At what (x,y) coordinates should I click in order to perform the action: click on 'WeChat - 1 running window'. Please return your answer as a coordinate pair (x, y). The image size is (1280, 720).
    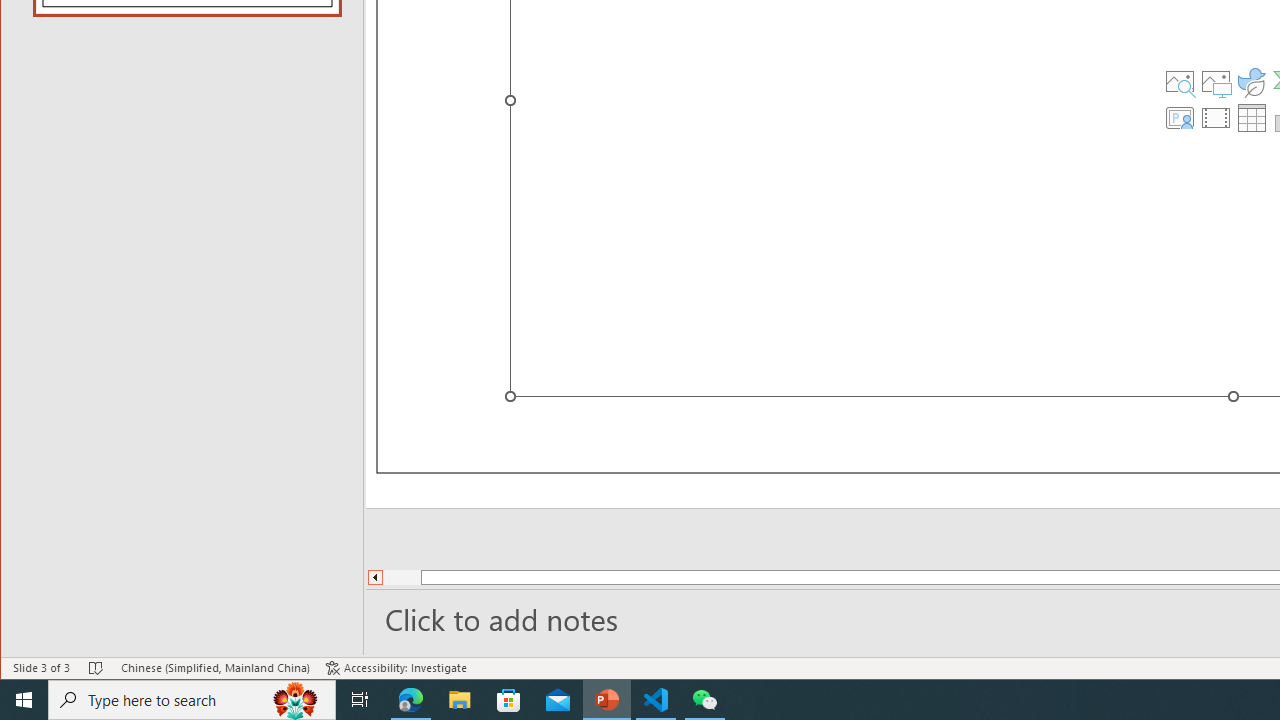
    Looking at the image, I should click on (705, 698).